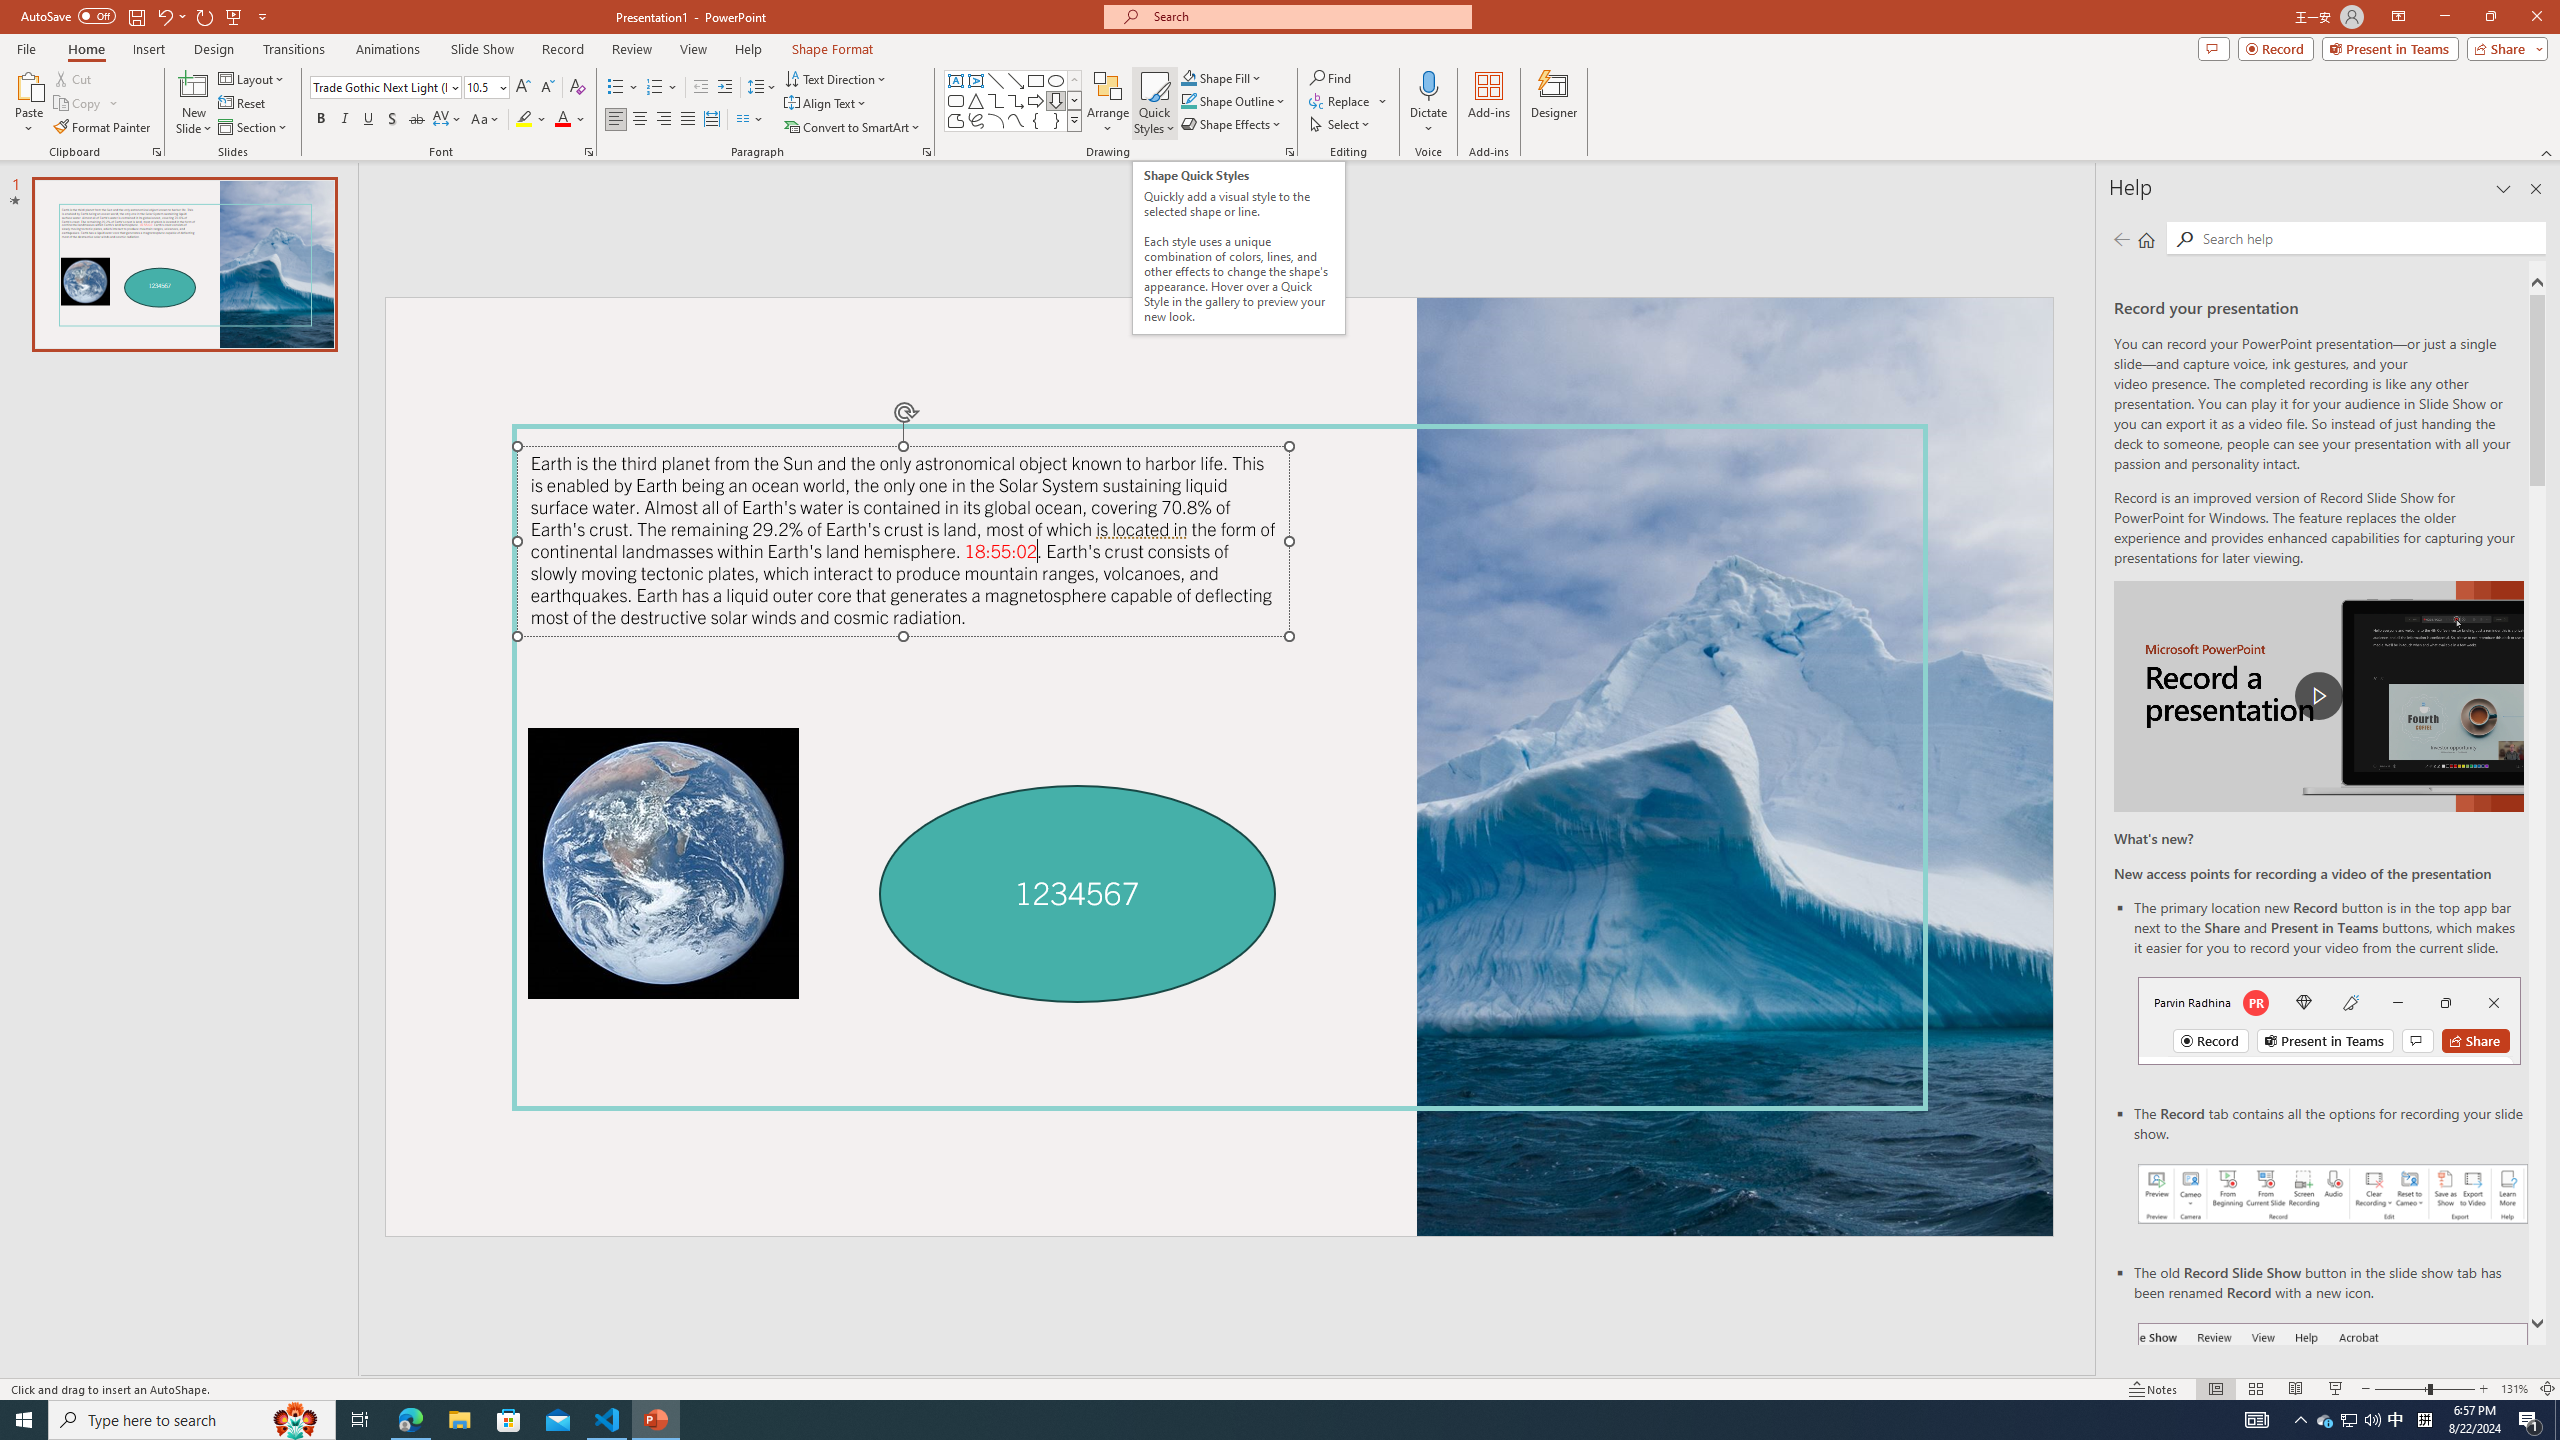  Describe the element at coordinates (2121, 238) in the screenshot. I see `'Previous page'` at that location.